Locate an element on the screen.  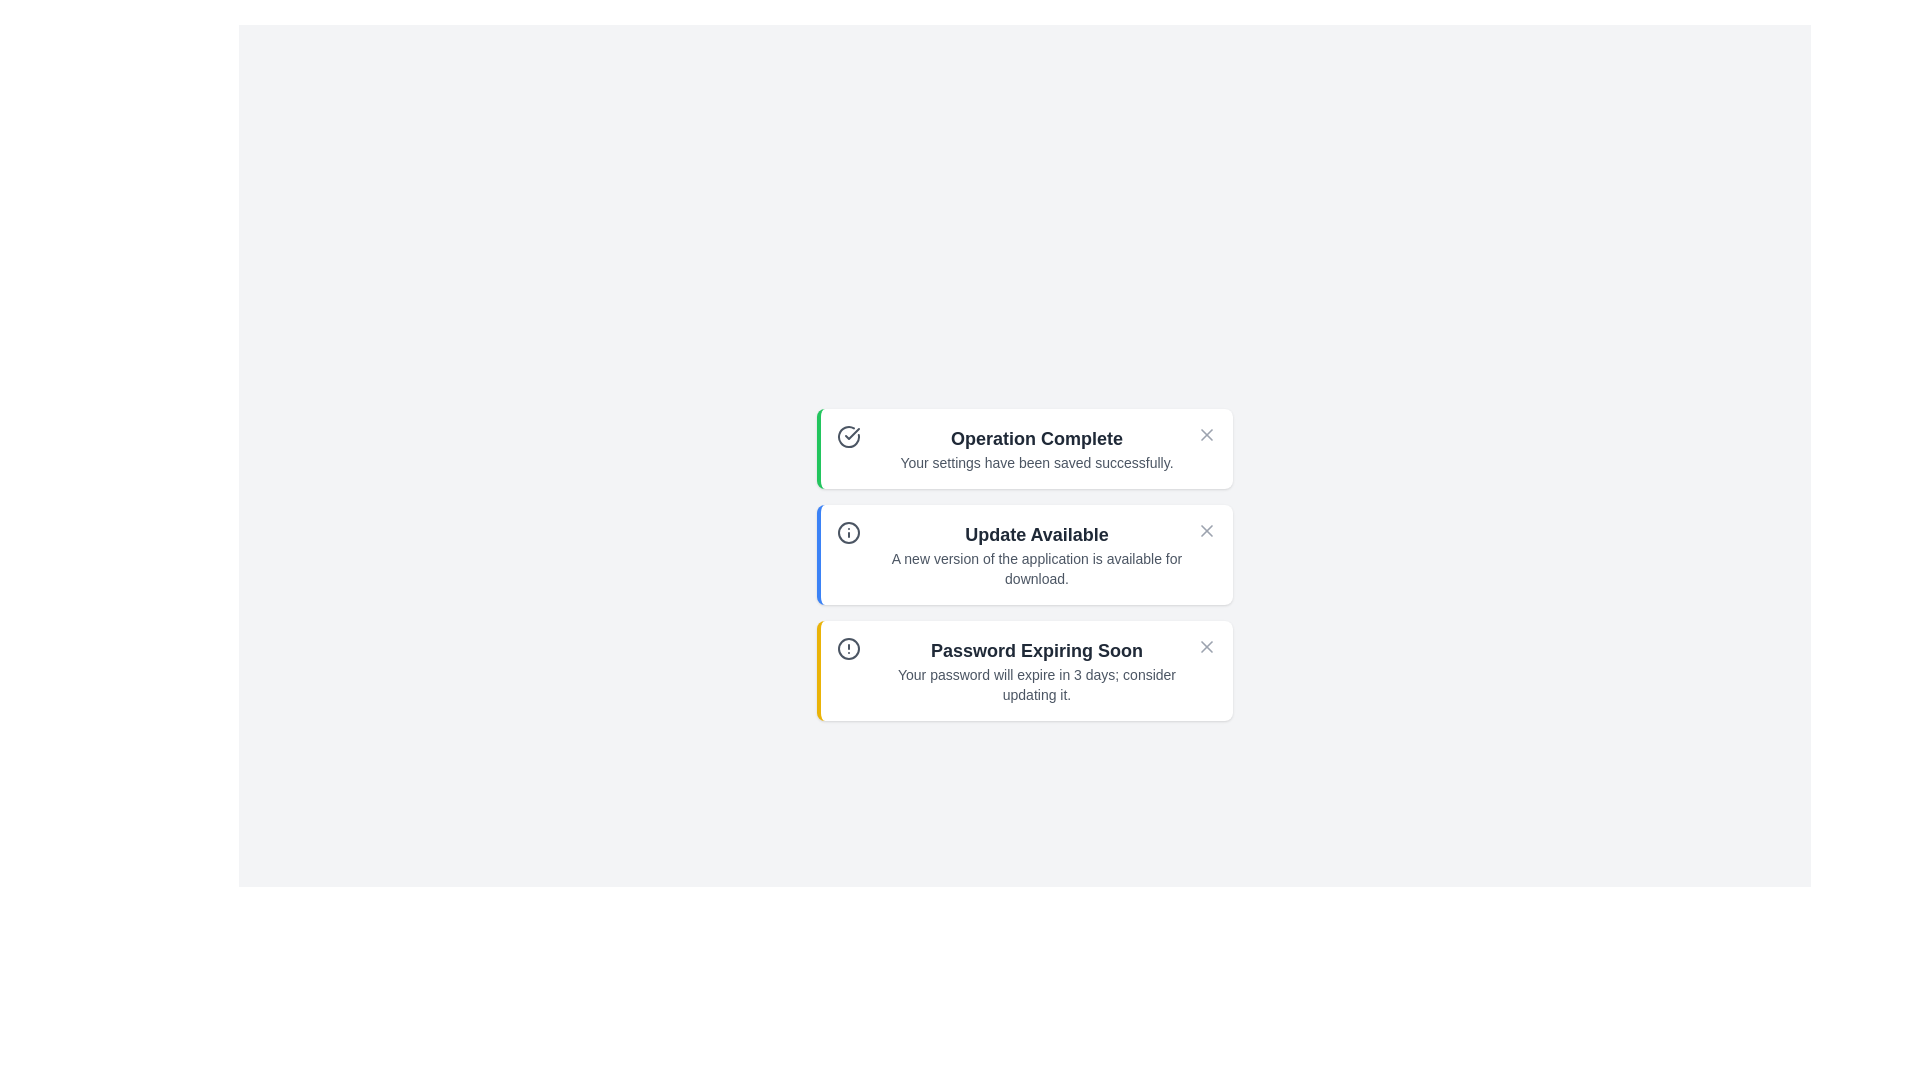
the second notification box that informs the user about the availability of a new version of the application, which is centrally aligned horizontally and has a blue border on its left side is located at coordinates (1036, 555).